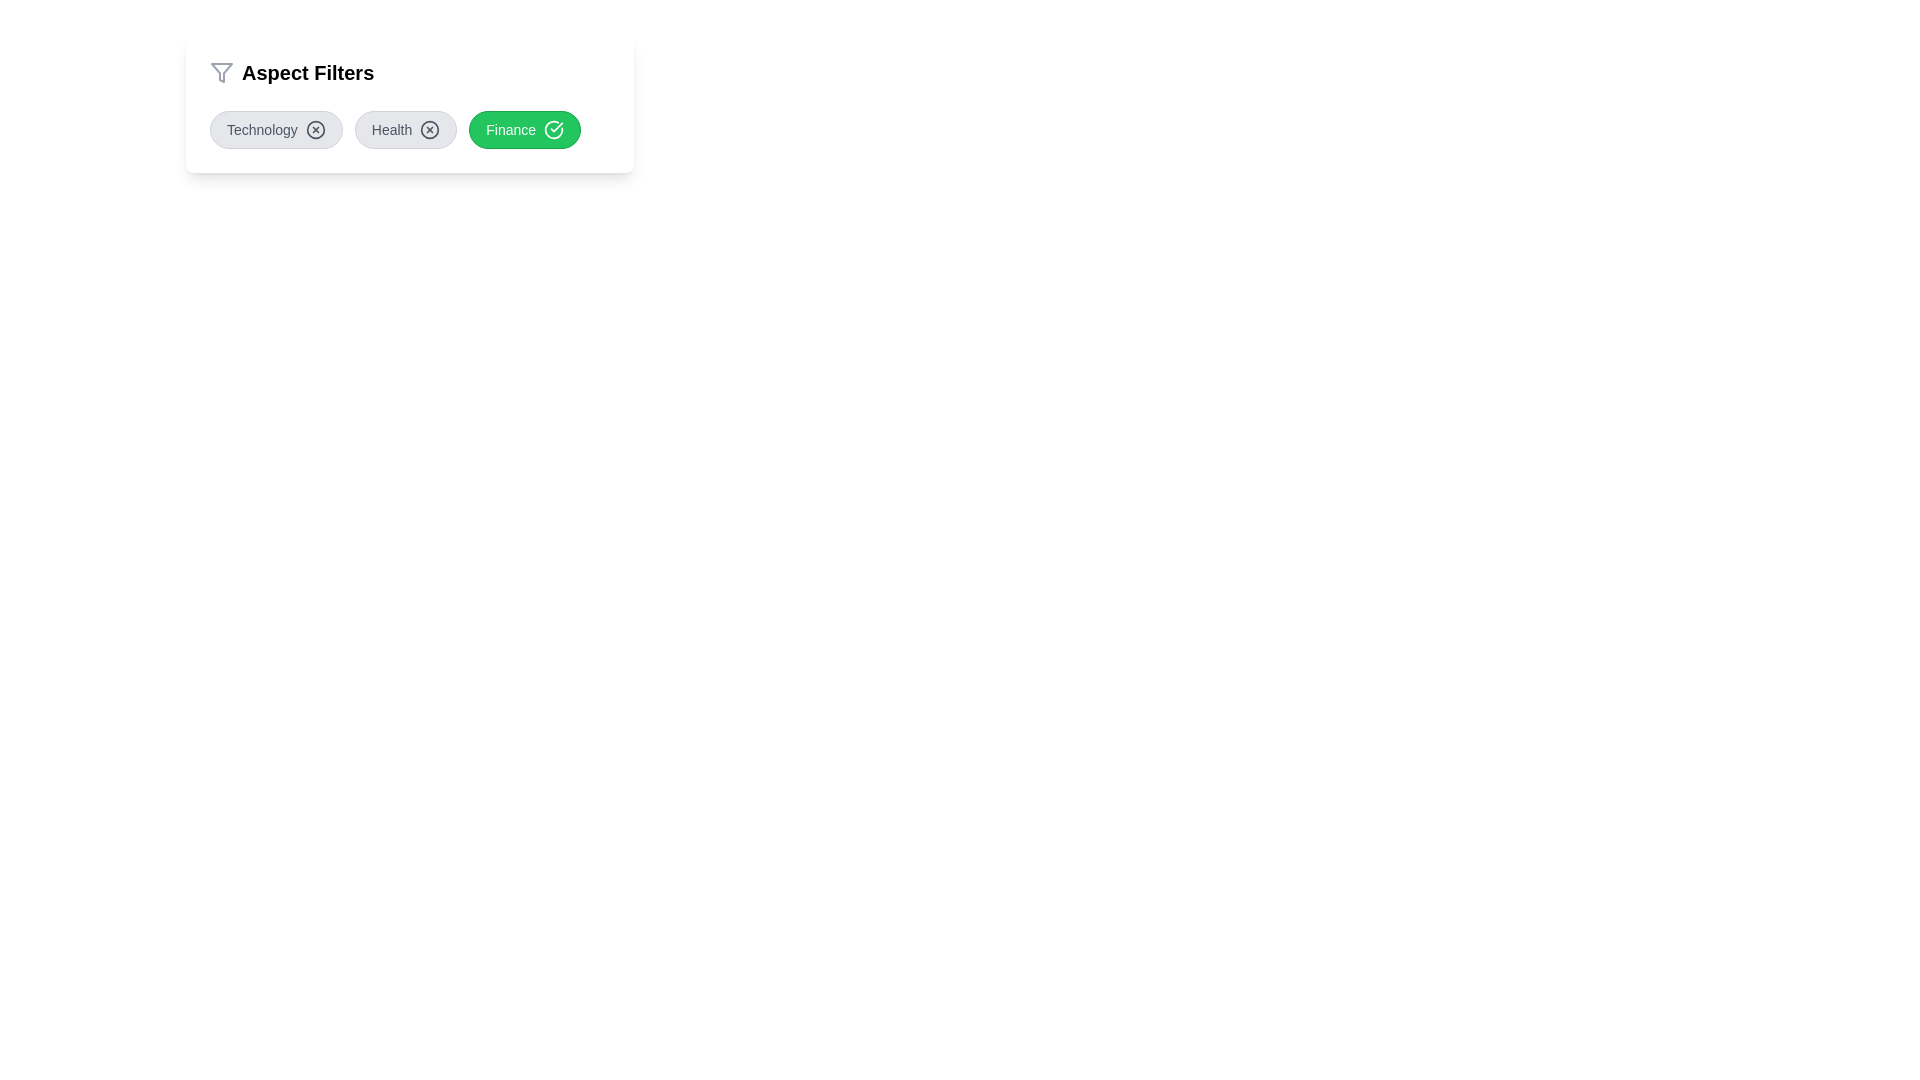  I want to click on the filter icon next to the 'Aspect Filters' title, so click(221, 72).